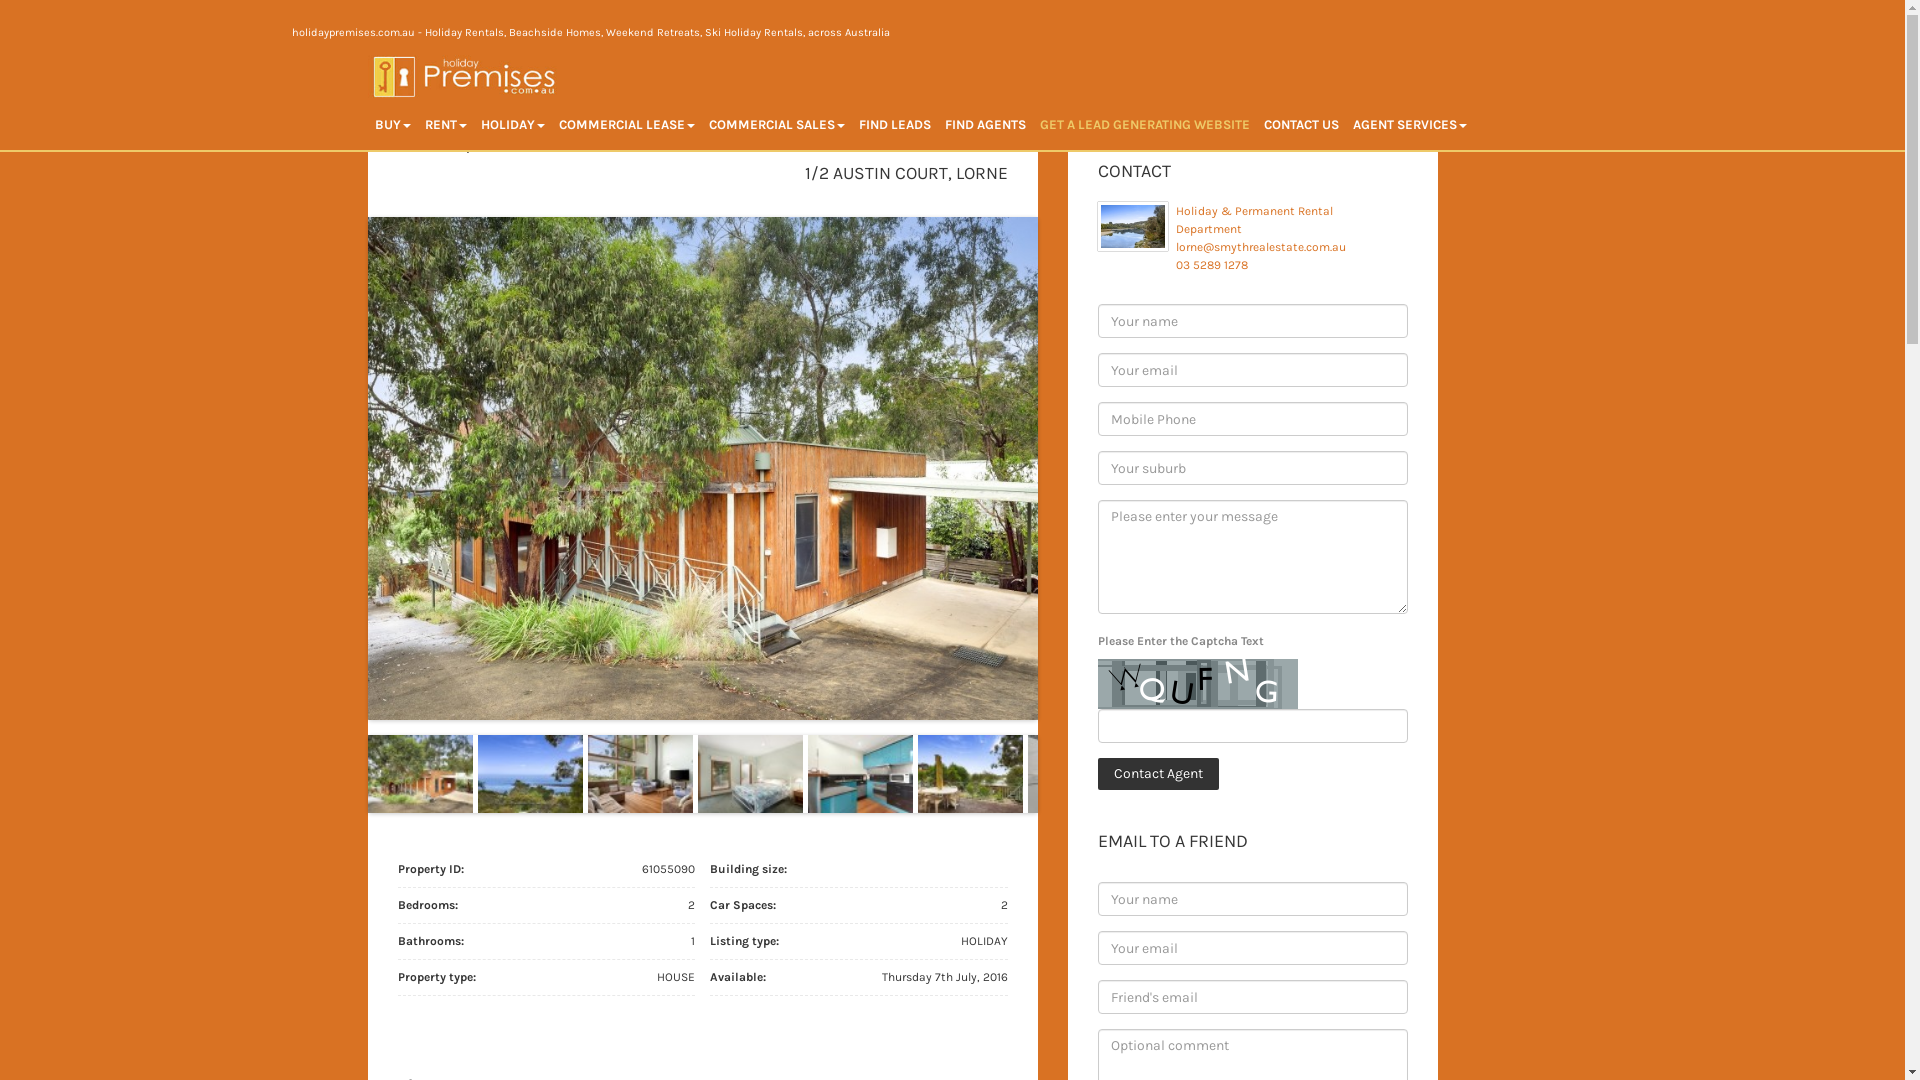 This screenshot has height=1080, width=1920. I want to click on '* Please provide valid phone number', so click(1251, 418).